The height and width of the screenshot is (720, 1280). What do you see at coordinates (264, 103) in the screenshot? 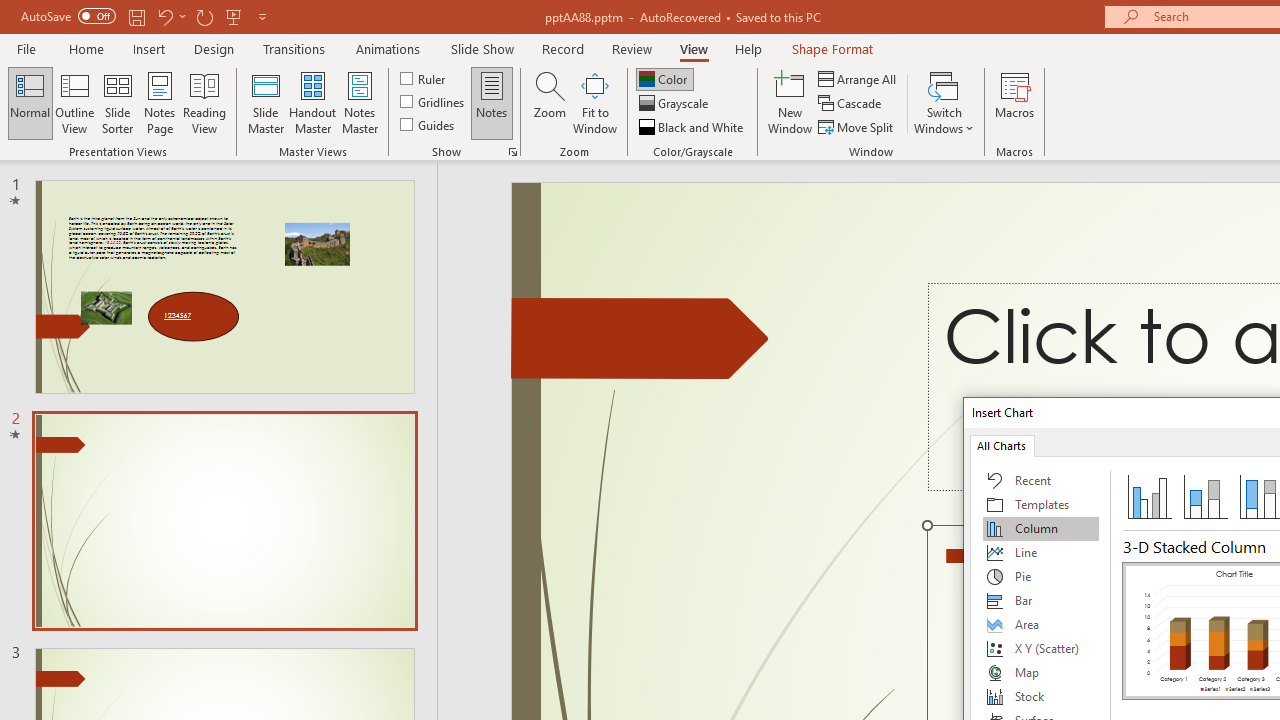
I see `'Slide Master'` at bounding box center [264, 103].